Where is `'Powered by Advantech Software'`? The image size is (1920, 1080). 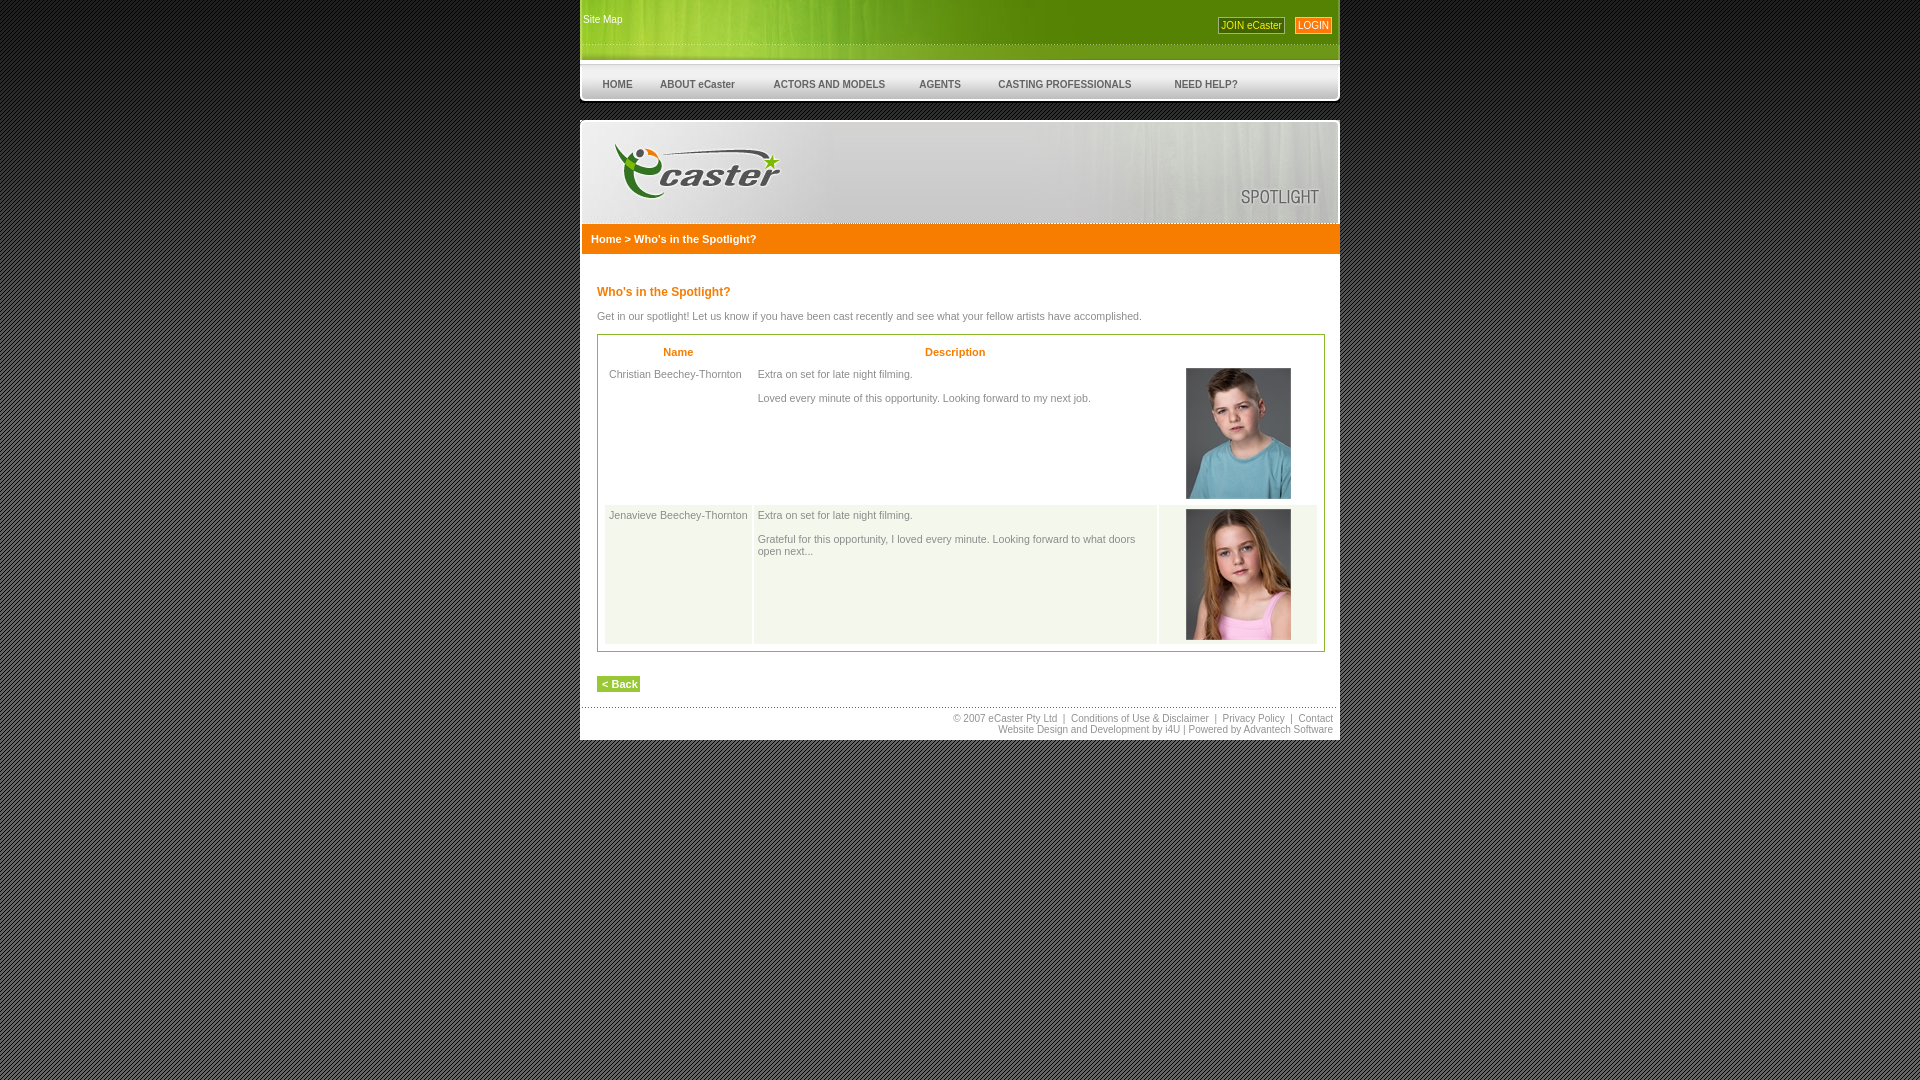
'Powered by Advantech Software' is located at coordinates (1259, 729).